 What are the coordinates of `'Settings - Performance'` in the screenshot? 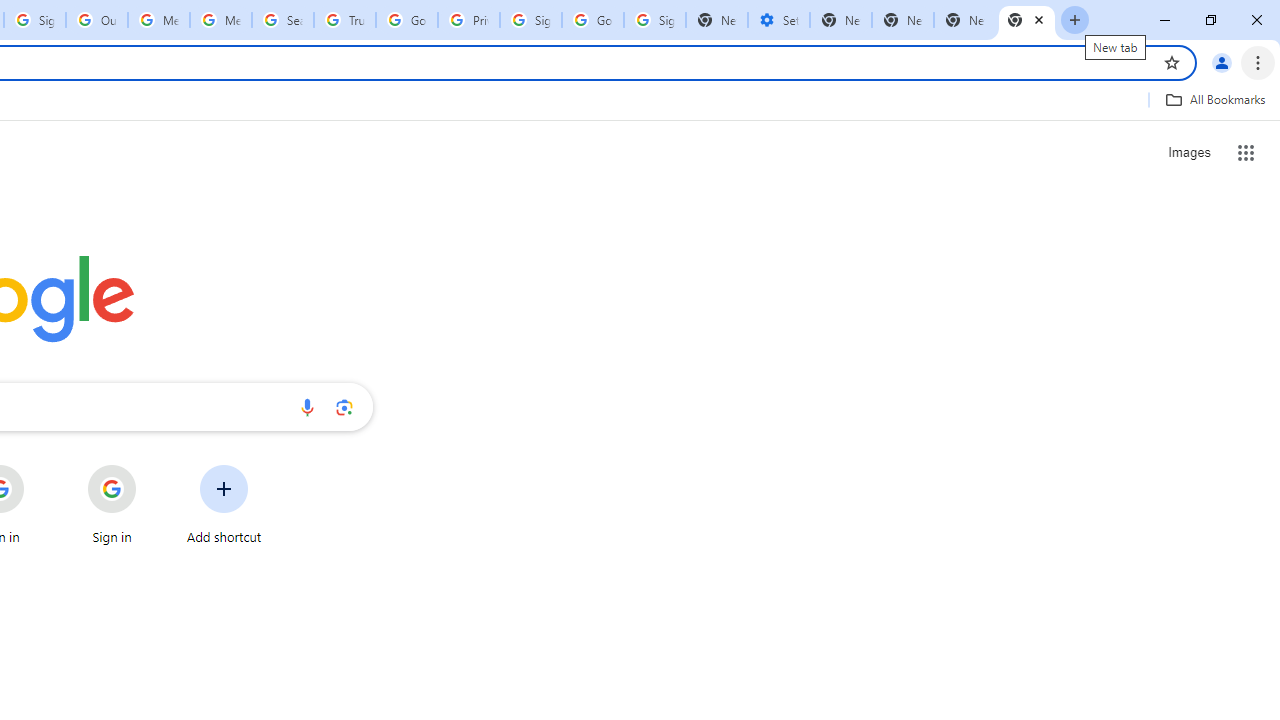 It's located at (777, 20).